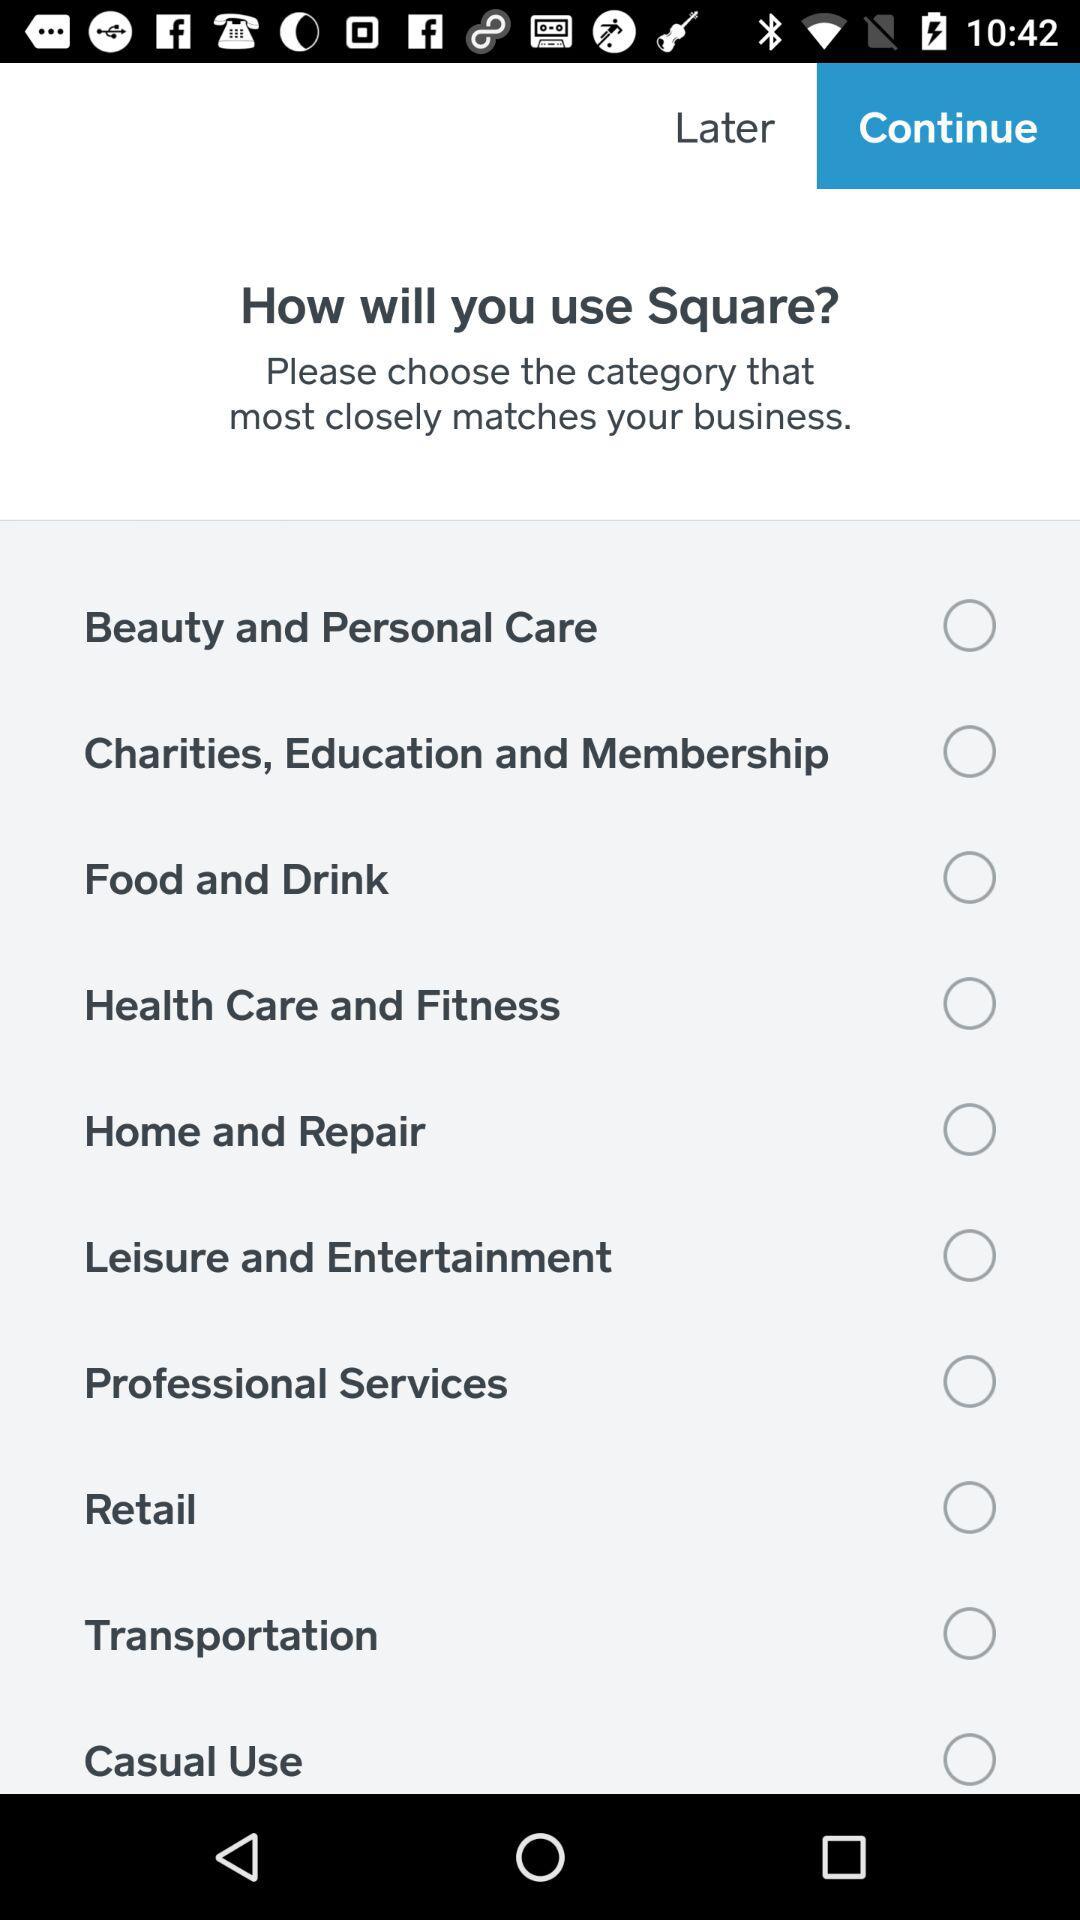 The width and height of the screenshot is (1080, 1920). What do you see at coordinates (724, 124) in the screenshot?
I see `later item` at bounding box center [724, 124].